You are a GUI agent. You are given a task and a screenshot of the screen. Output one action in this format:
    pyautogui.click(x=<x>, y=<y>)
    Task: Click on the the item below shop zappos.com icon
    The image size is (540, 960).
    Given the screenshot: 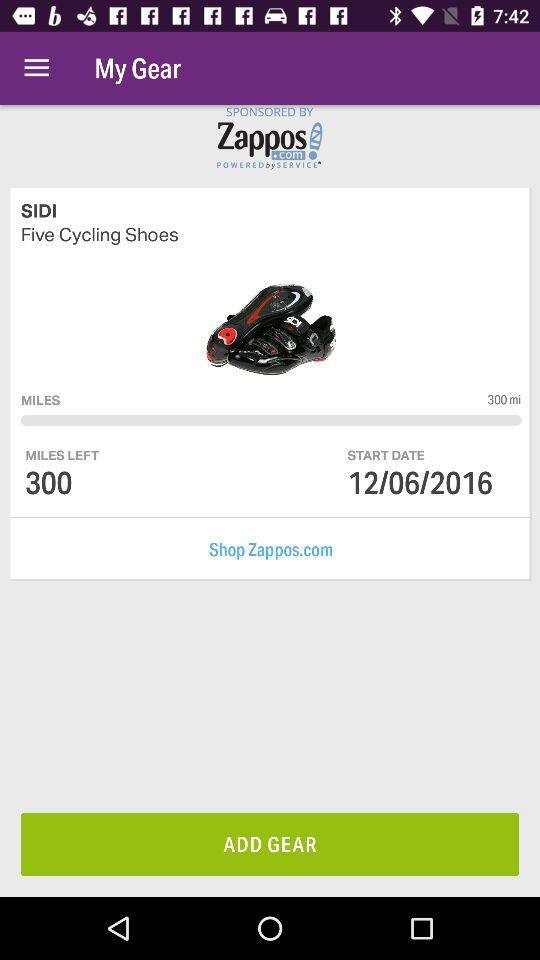 What is the action you would take?
    pyautogui.click(x=270, y=843)
    